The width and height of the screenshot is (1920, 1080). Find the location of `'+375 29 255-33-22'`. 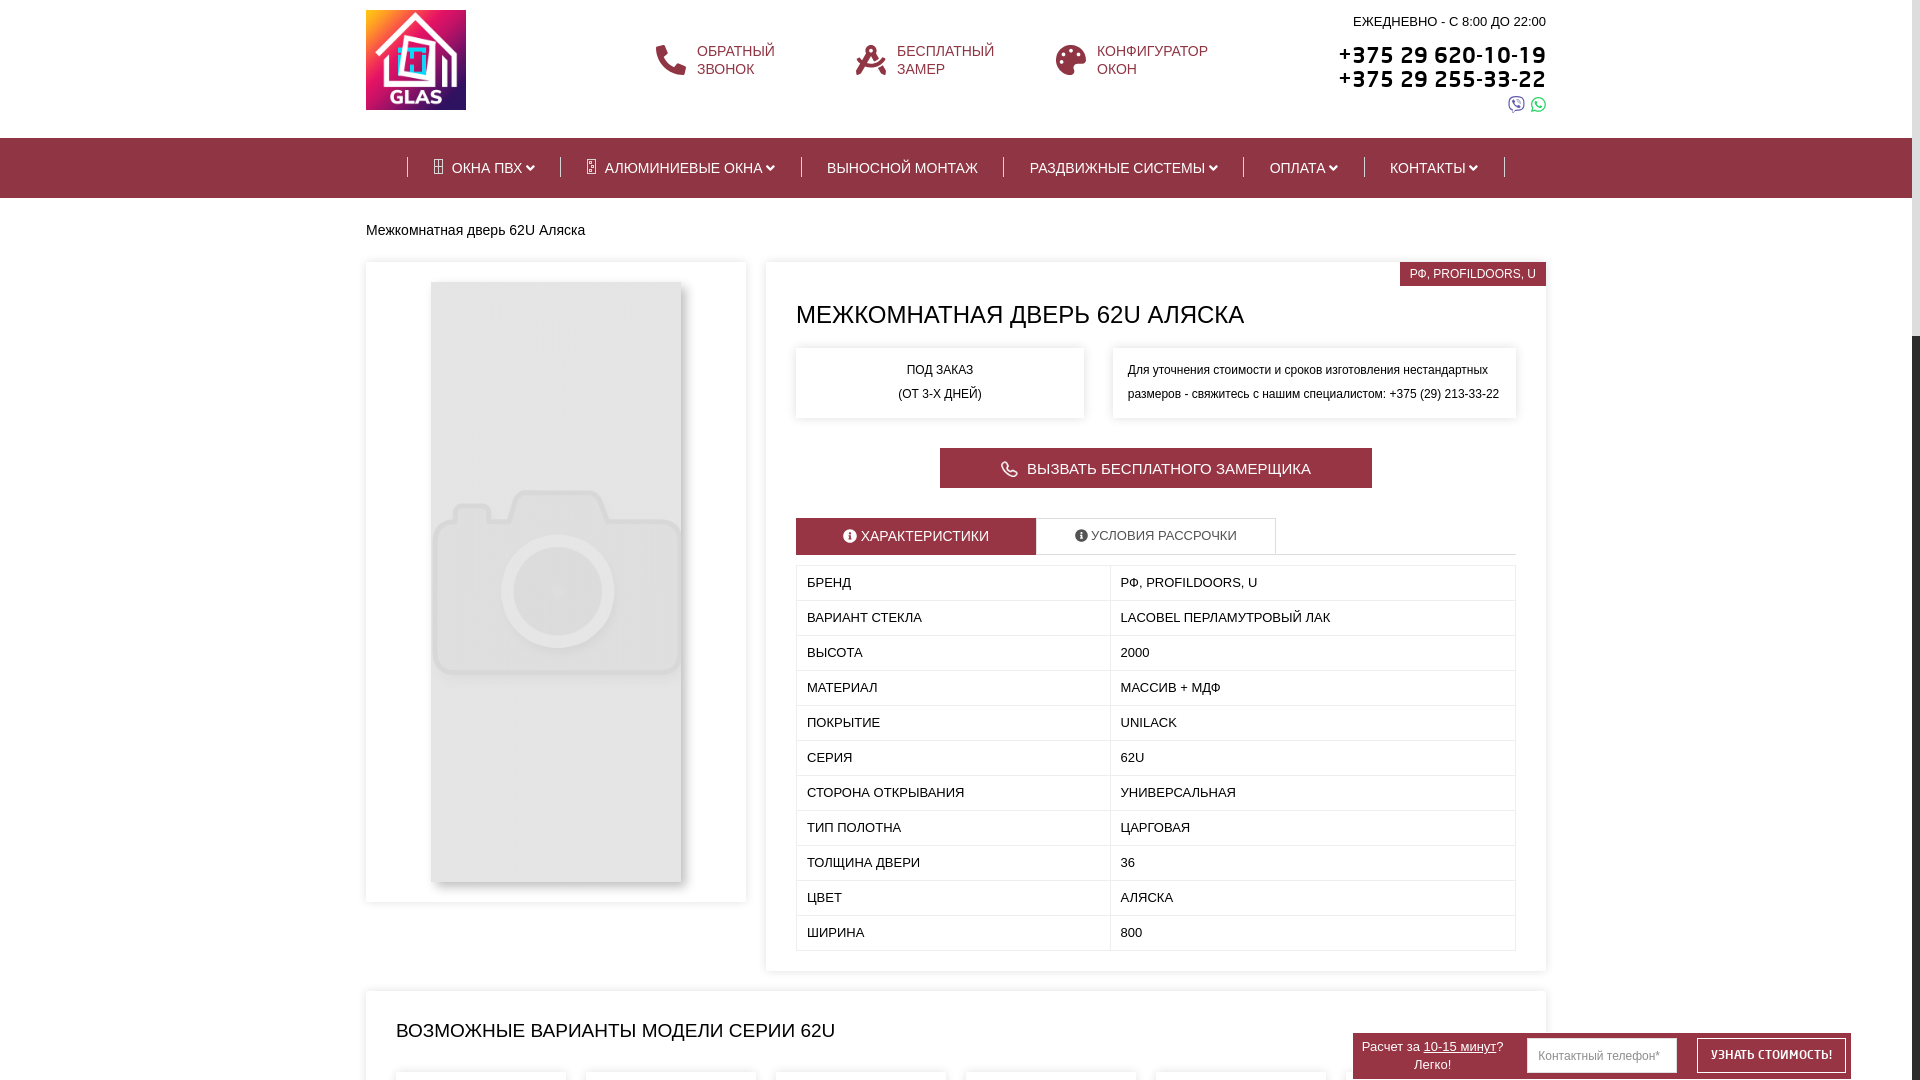

'+375 29 255-33-22' is located at coordinates (1441, 78).